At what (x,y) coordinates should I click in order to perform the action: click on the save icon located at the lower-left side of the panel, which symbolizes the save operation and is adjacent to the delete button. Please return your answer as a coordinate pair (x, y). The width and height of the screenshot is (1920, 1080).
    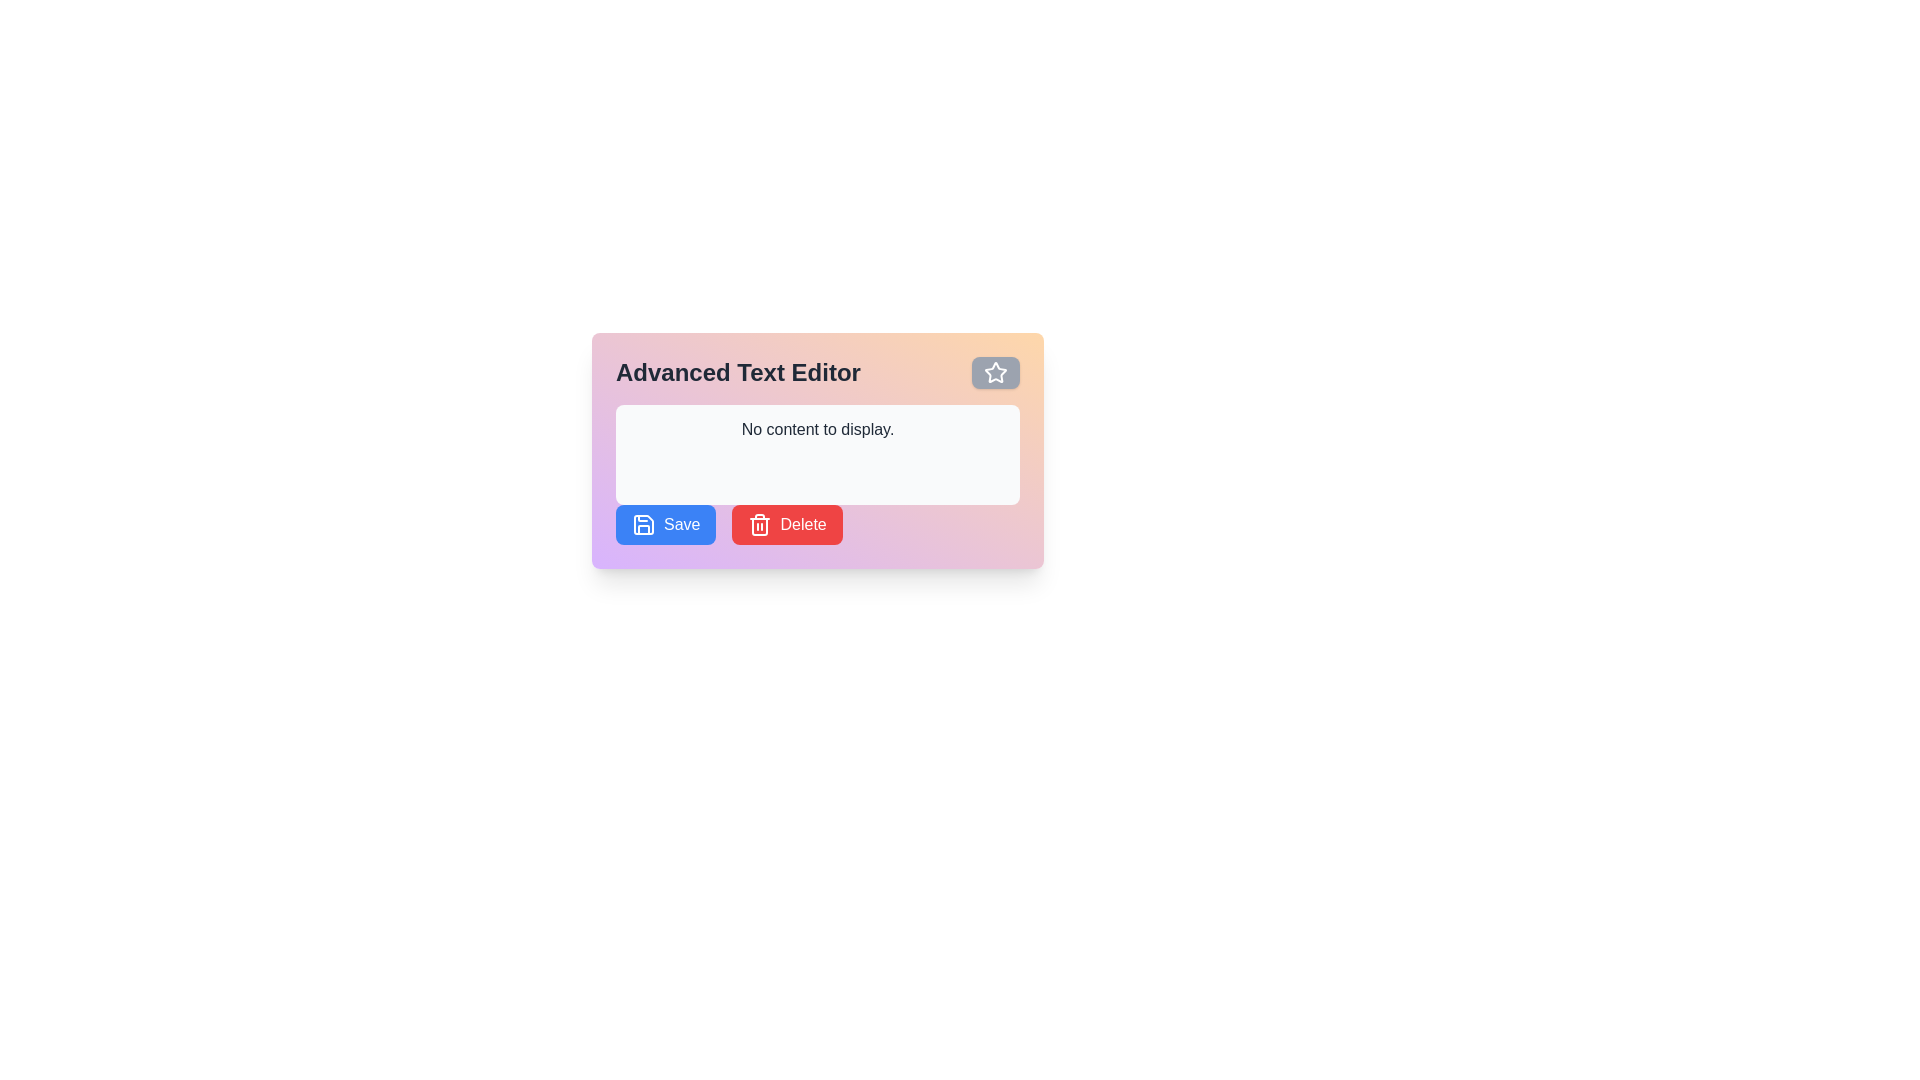
    Looking at the image, I should click on (643, 523).